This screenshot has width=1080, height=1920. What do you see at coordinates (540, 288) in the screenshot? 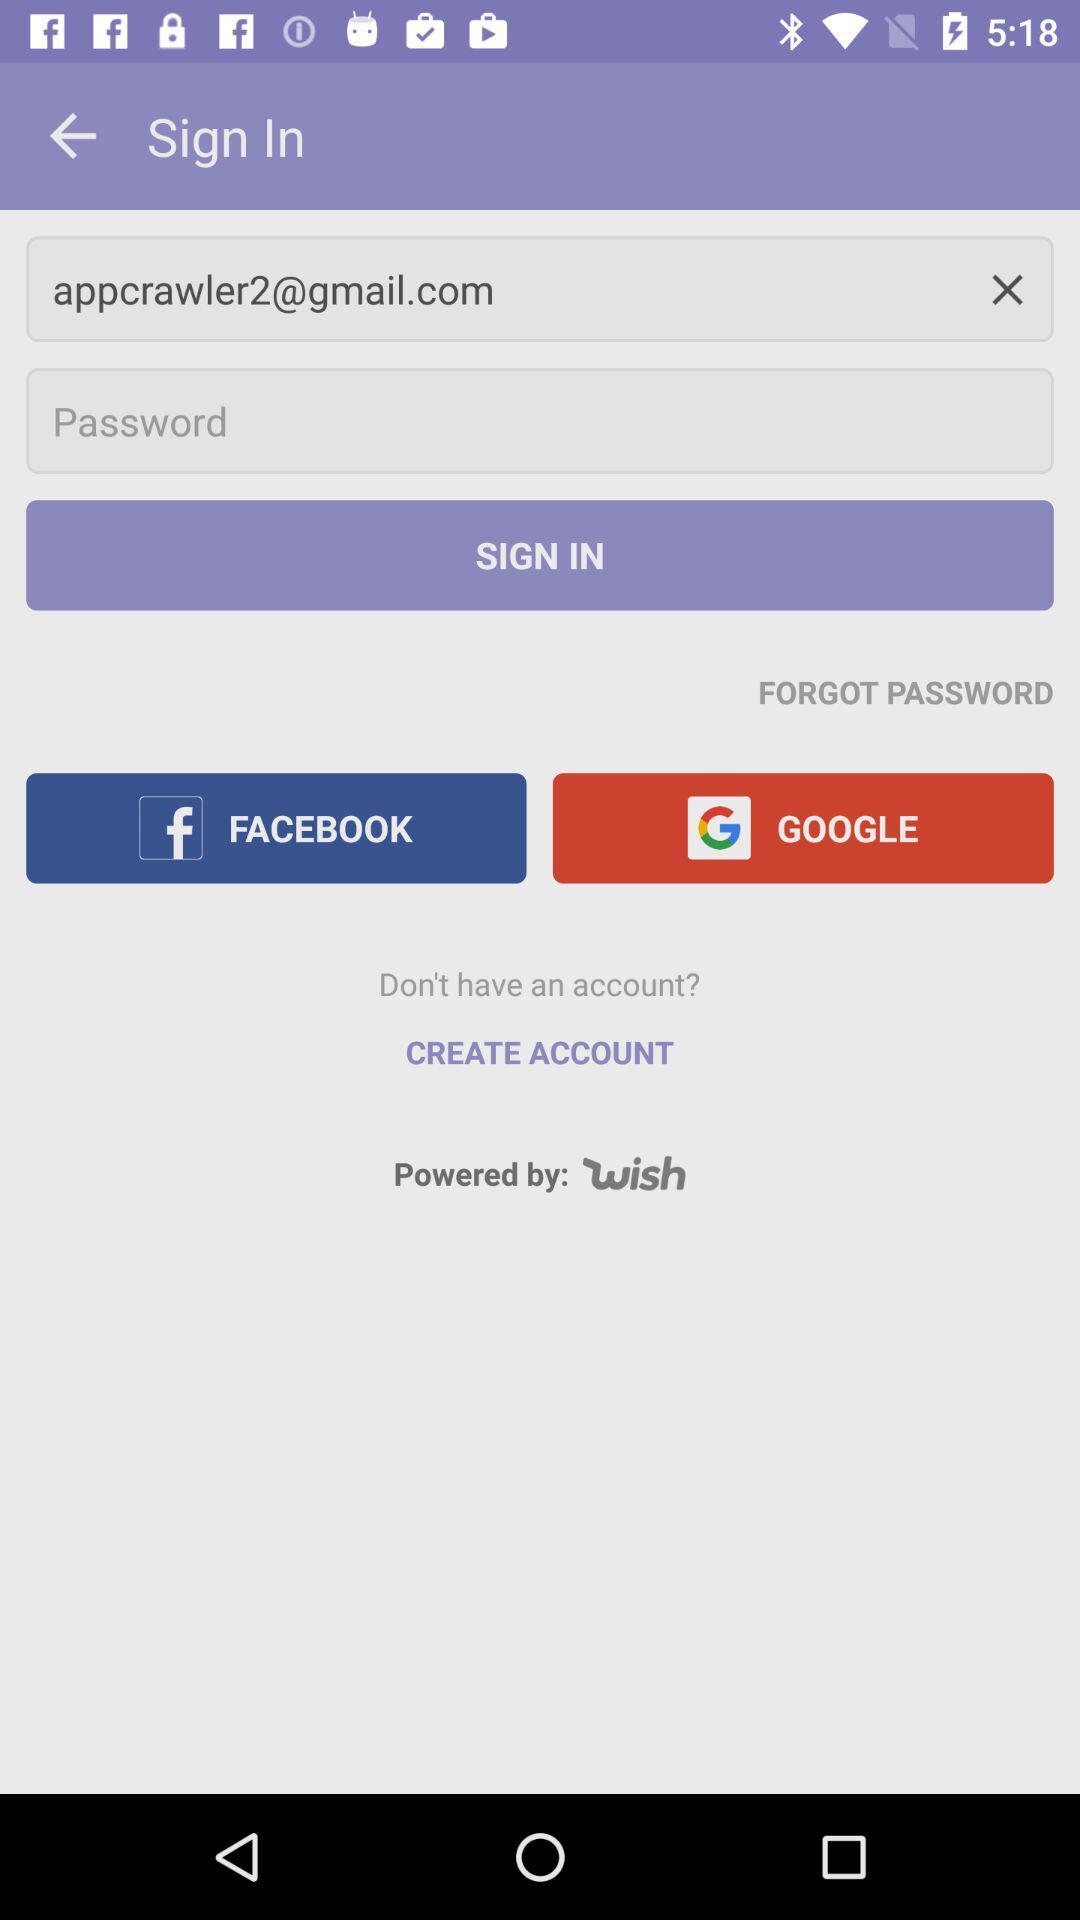
I see `appcrawler2@gmail.com` at bounding box center [540, 288].